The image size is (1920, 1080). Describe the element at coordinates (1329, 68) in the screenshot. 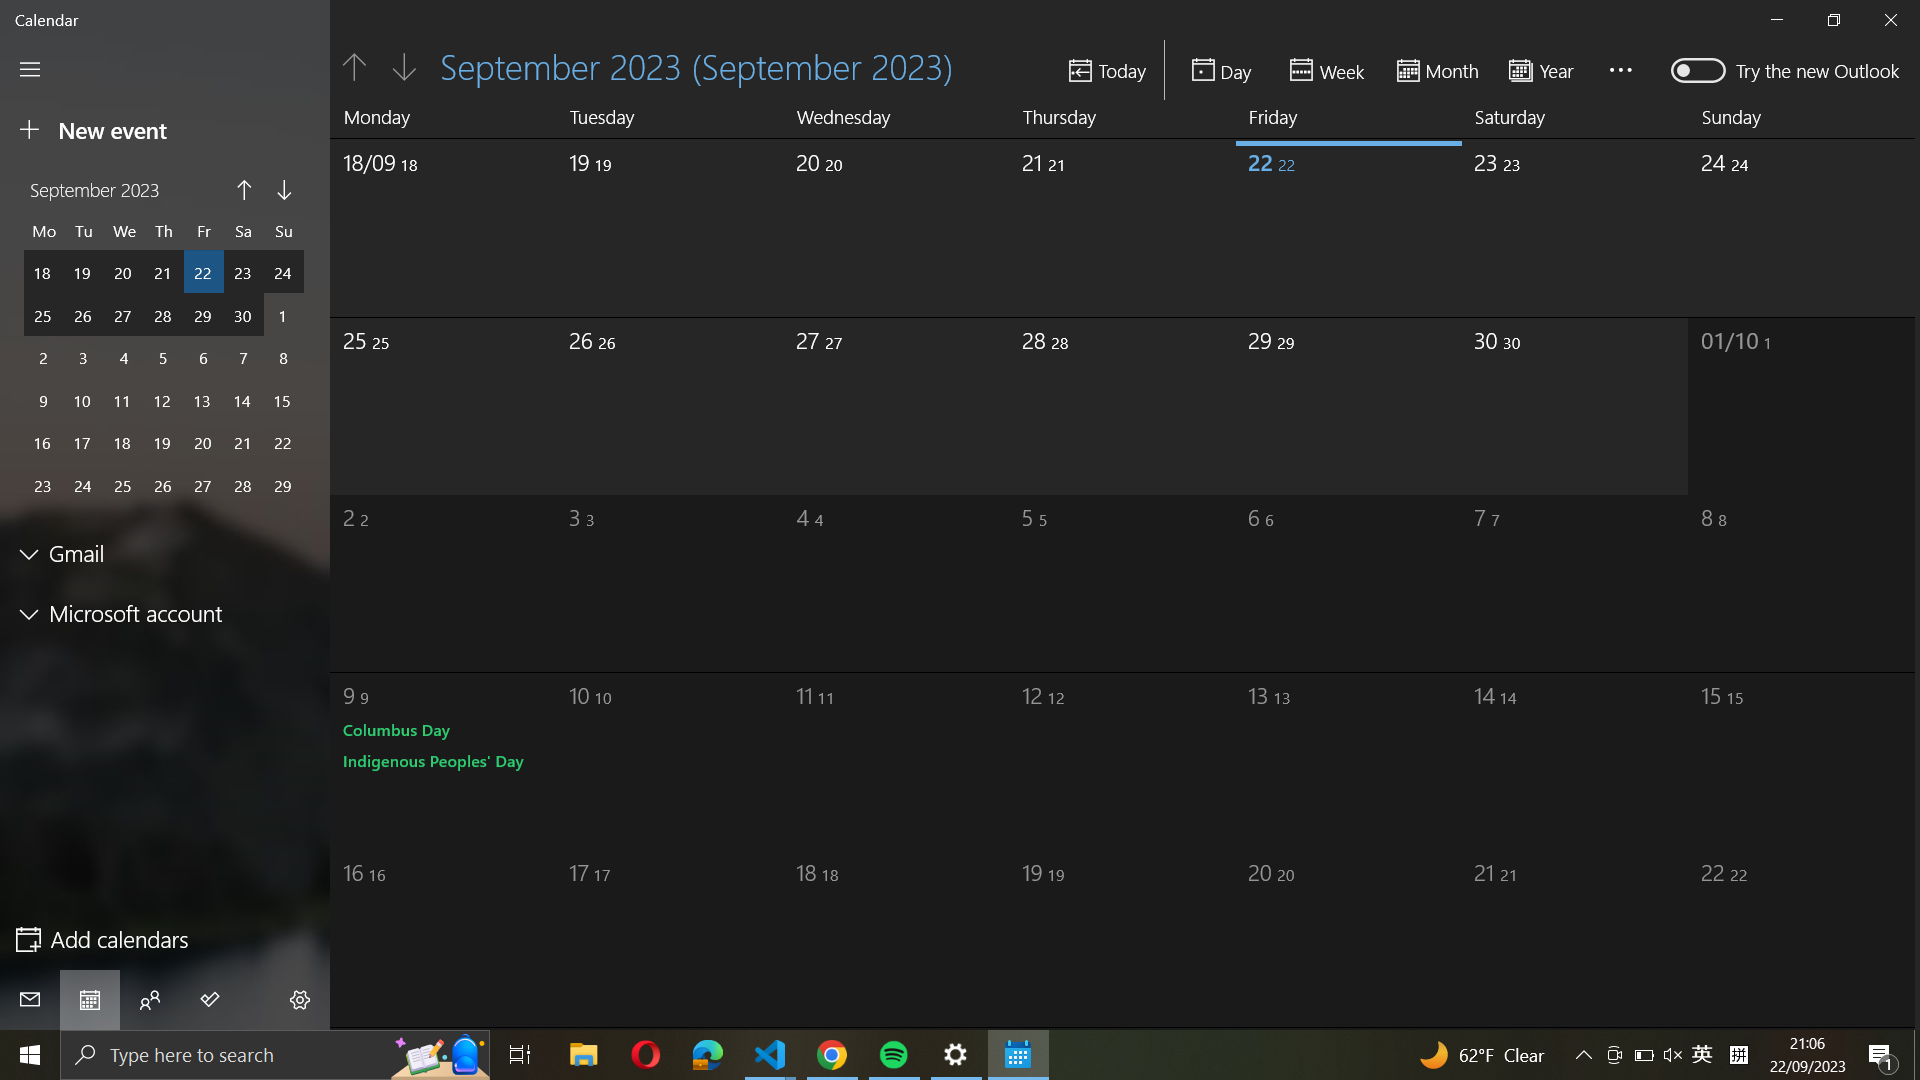

I see `Switch the calendar view to weekly mode` at that location.